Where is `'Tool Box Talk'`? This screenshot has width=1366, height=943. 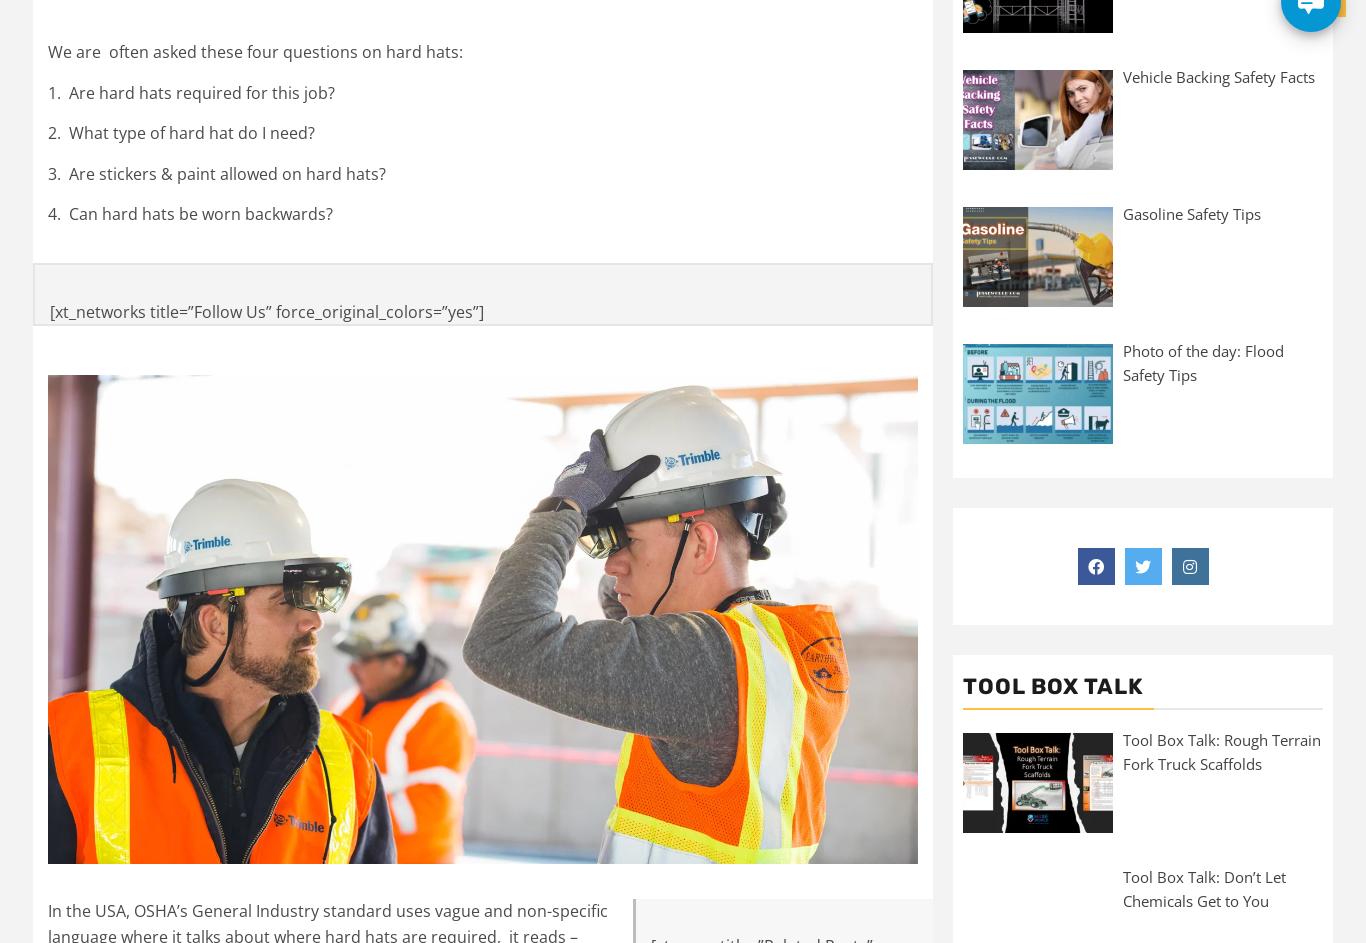 'Tool Box Talk' is located at coordinates (1052, 685).